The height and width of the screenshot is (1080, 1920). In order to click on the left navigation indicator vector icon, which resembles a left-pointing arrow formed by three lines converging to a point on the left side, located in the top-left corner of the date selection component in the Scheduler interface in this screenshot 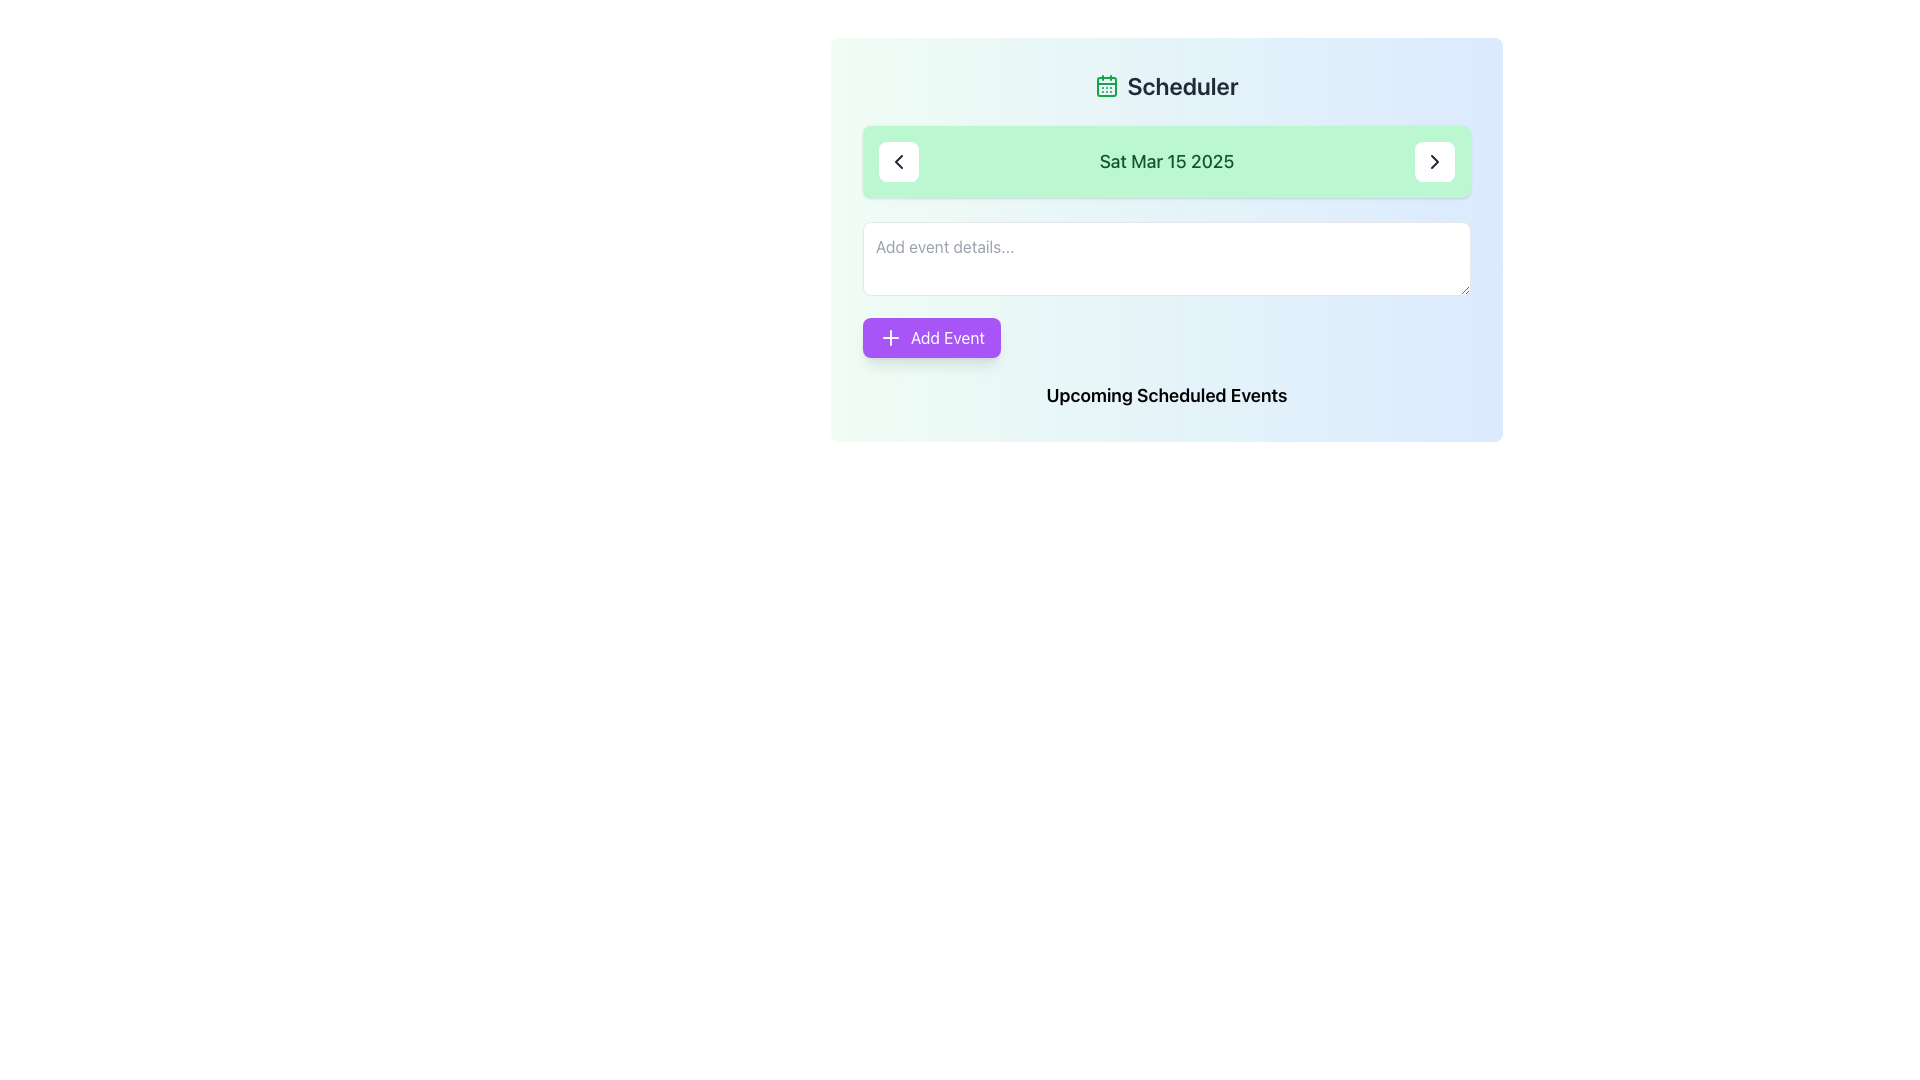, I will do `click(897, 161)`.